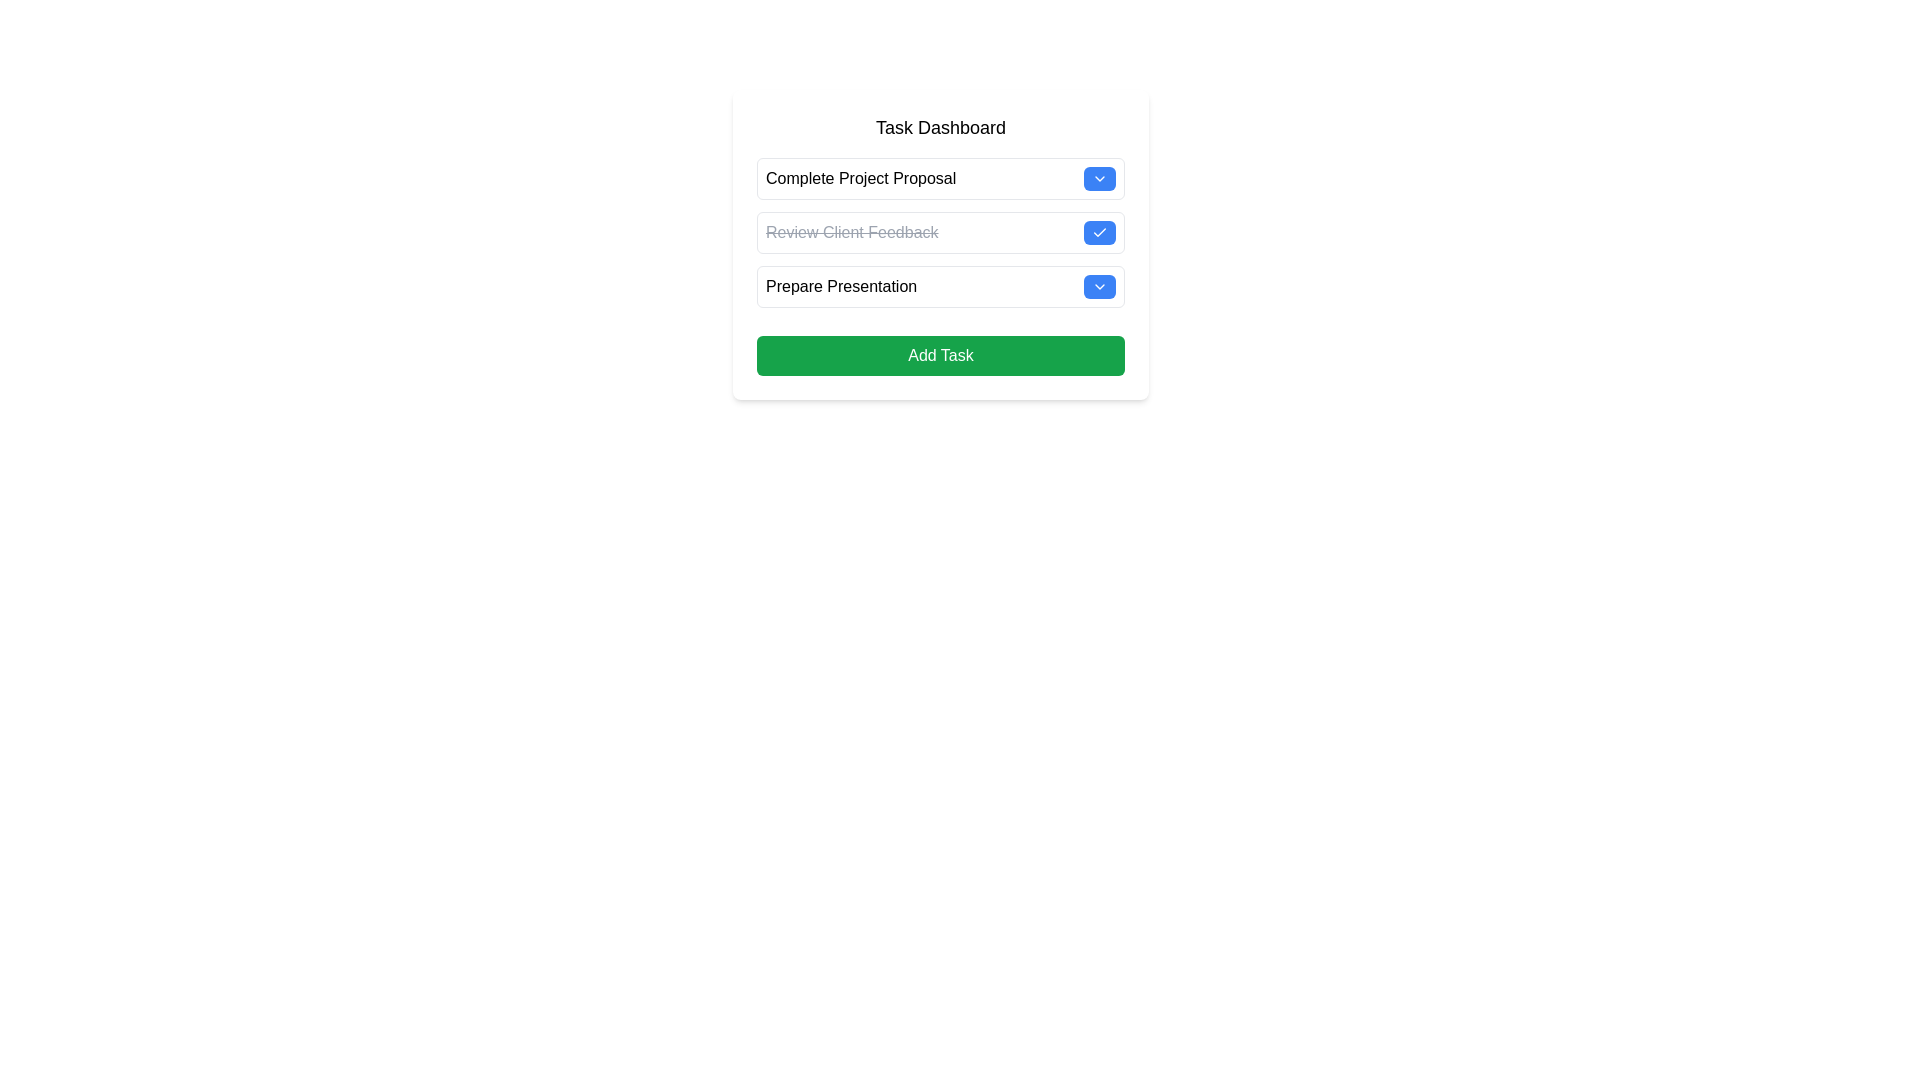 Image resolution: width=1920 pixels, height=1080 pixels. What do you see at coordinates (1098, 286) in the screenshot?
I see `the blue Dropdown toggle button with a chevron-down icon located in the 'Prepare Presentation' task` at bounding box center [1098, 286].